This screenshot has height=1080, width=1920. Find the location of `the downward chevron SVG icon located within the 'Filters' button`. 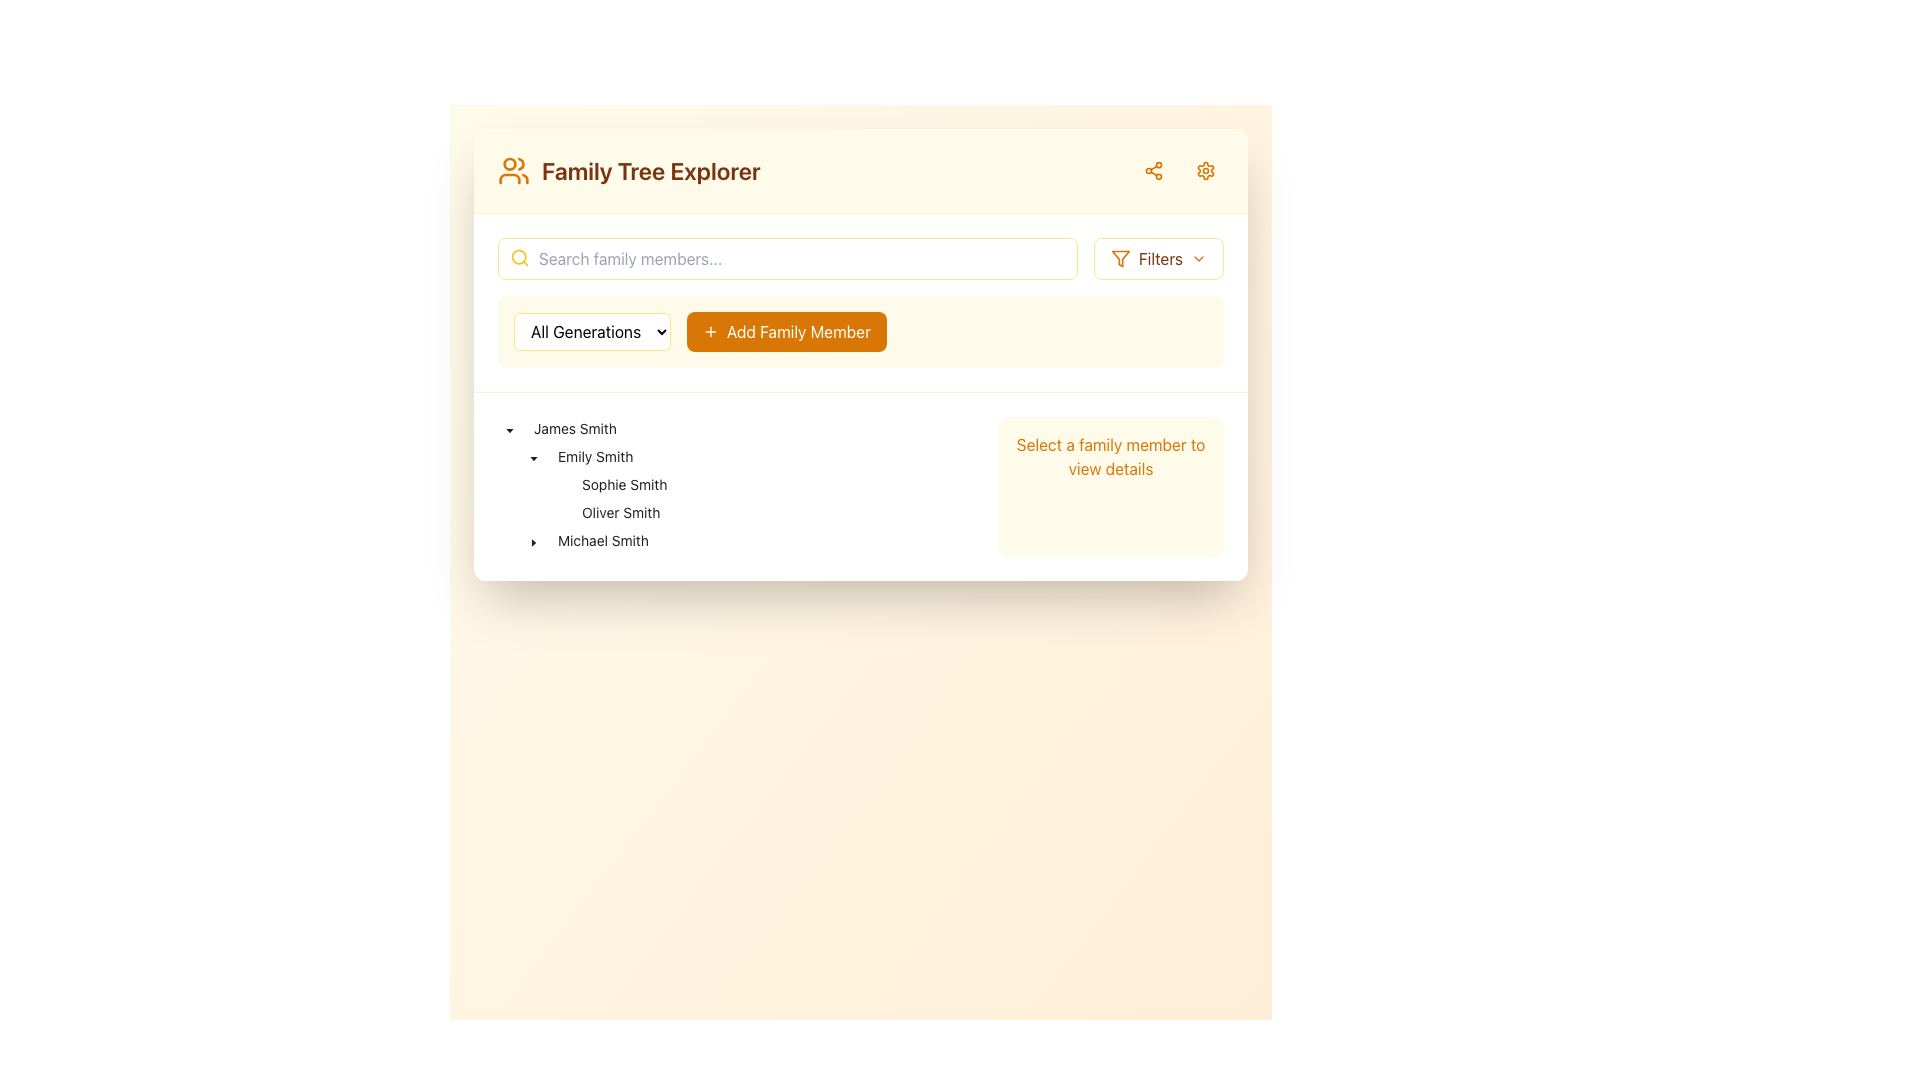

the downward chevron SVG icon located within the 'Filters' button is located at coordinates (1199, 257).